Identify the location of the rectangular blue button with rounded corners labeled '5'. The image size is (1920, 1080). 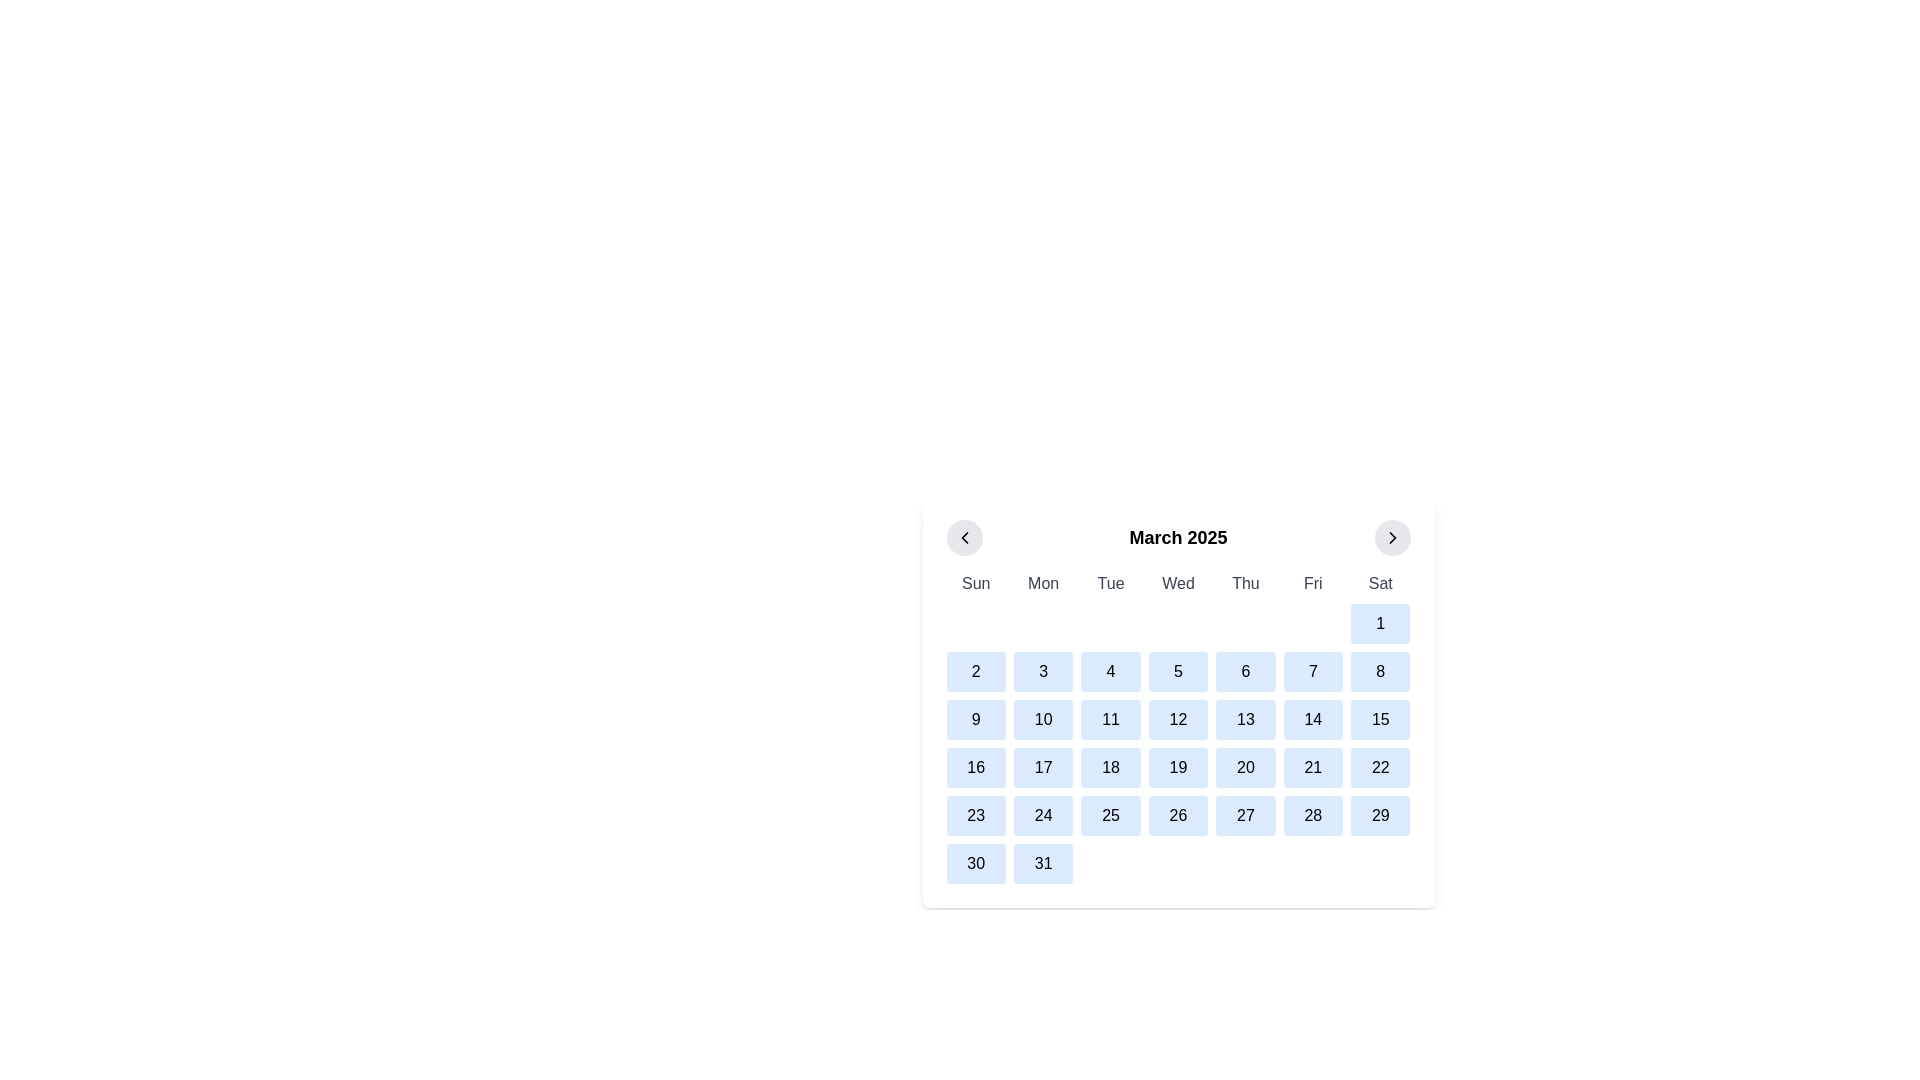
(1178, 671).